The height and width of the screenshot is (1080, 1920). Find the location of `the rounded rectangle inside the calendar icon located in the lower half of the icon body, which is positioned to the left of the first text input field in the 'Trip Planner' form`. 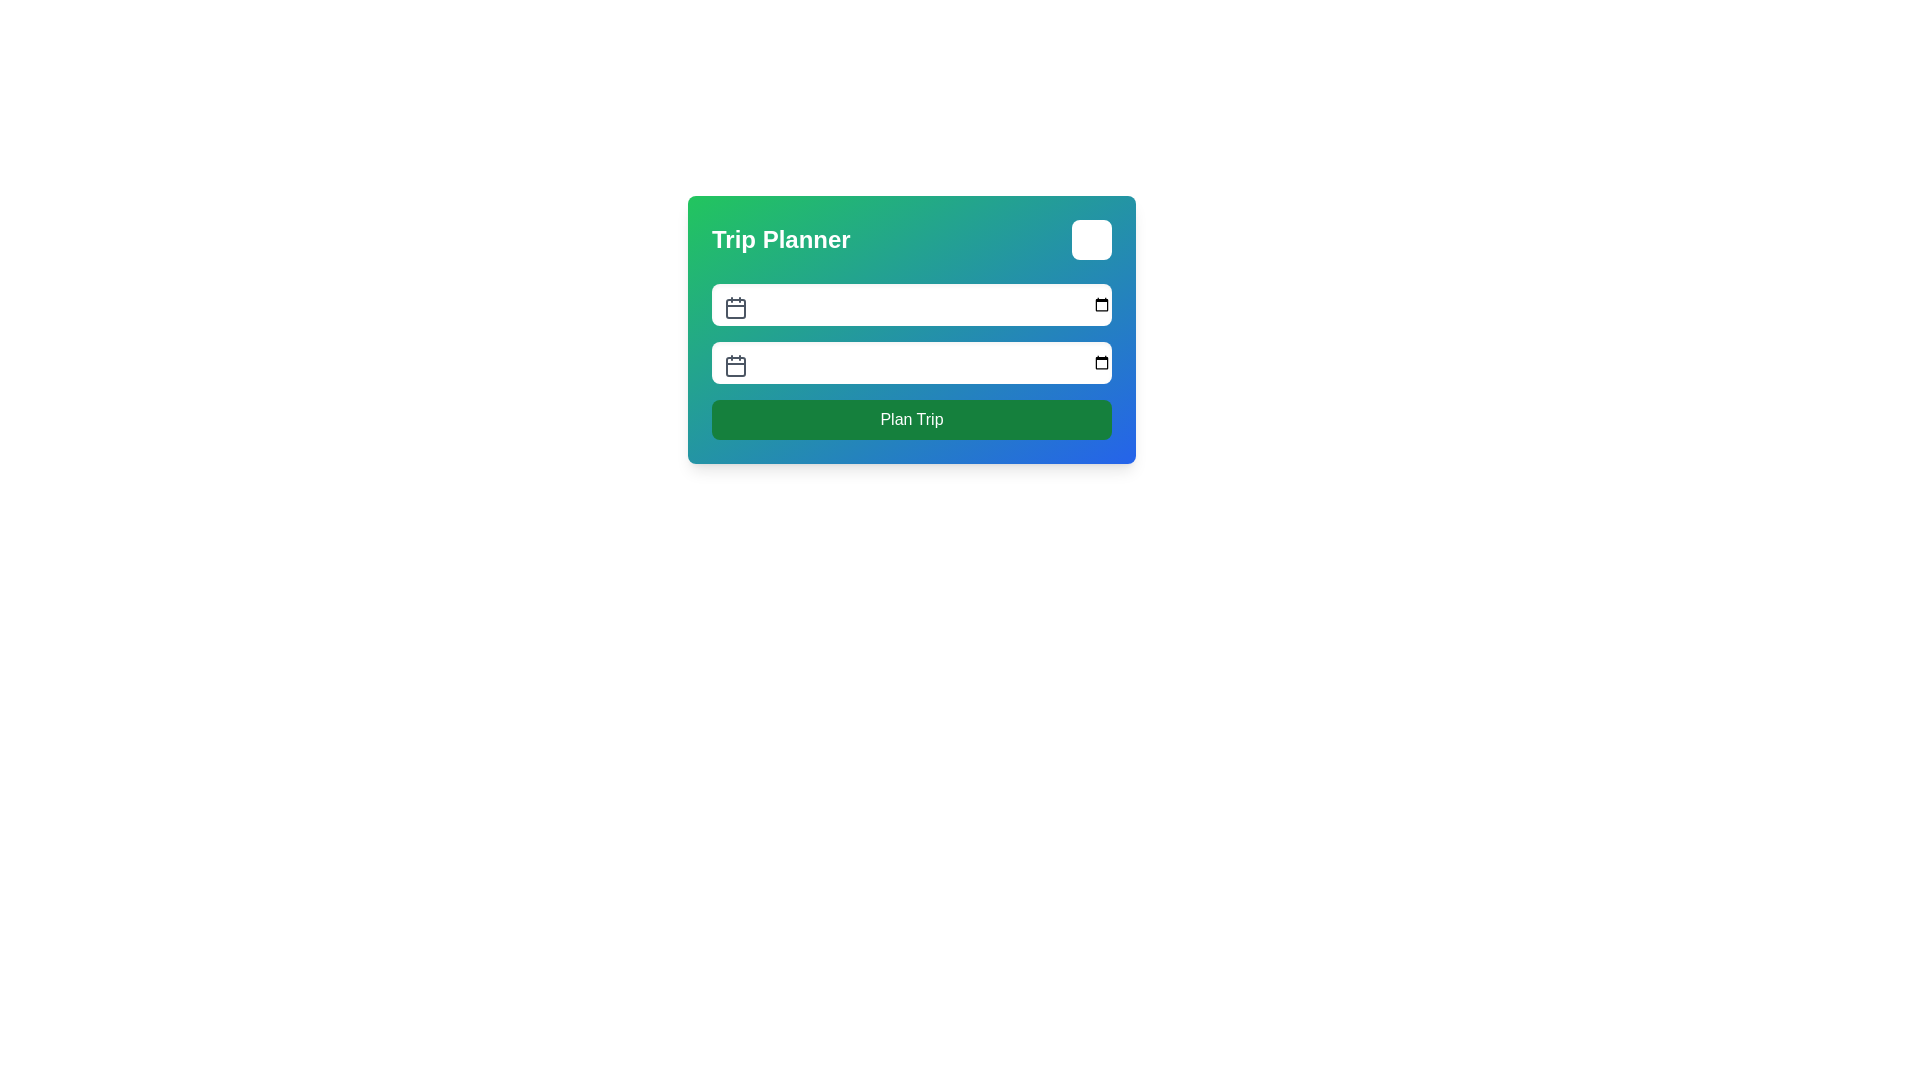

the rounded rectangle inside the calendar icon located in the lower half of the icon body, which is positioned to the left of the first text input field in the 'Trip Planner' form is located at coordinates (734, 308).